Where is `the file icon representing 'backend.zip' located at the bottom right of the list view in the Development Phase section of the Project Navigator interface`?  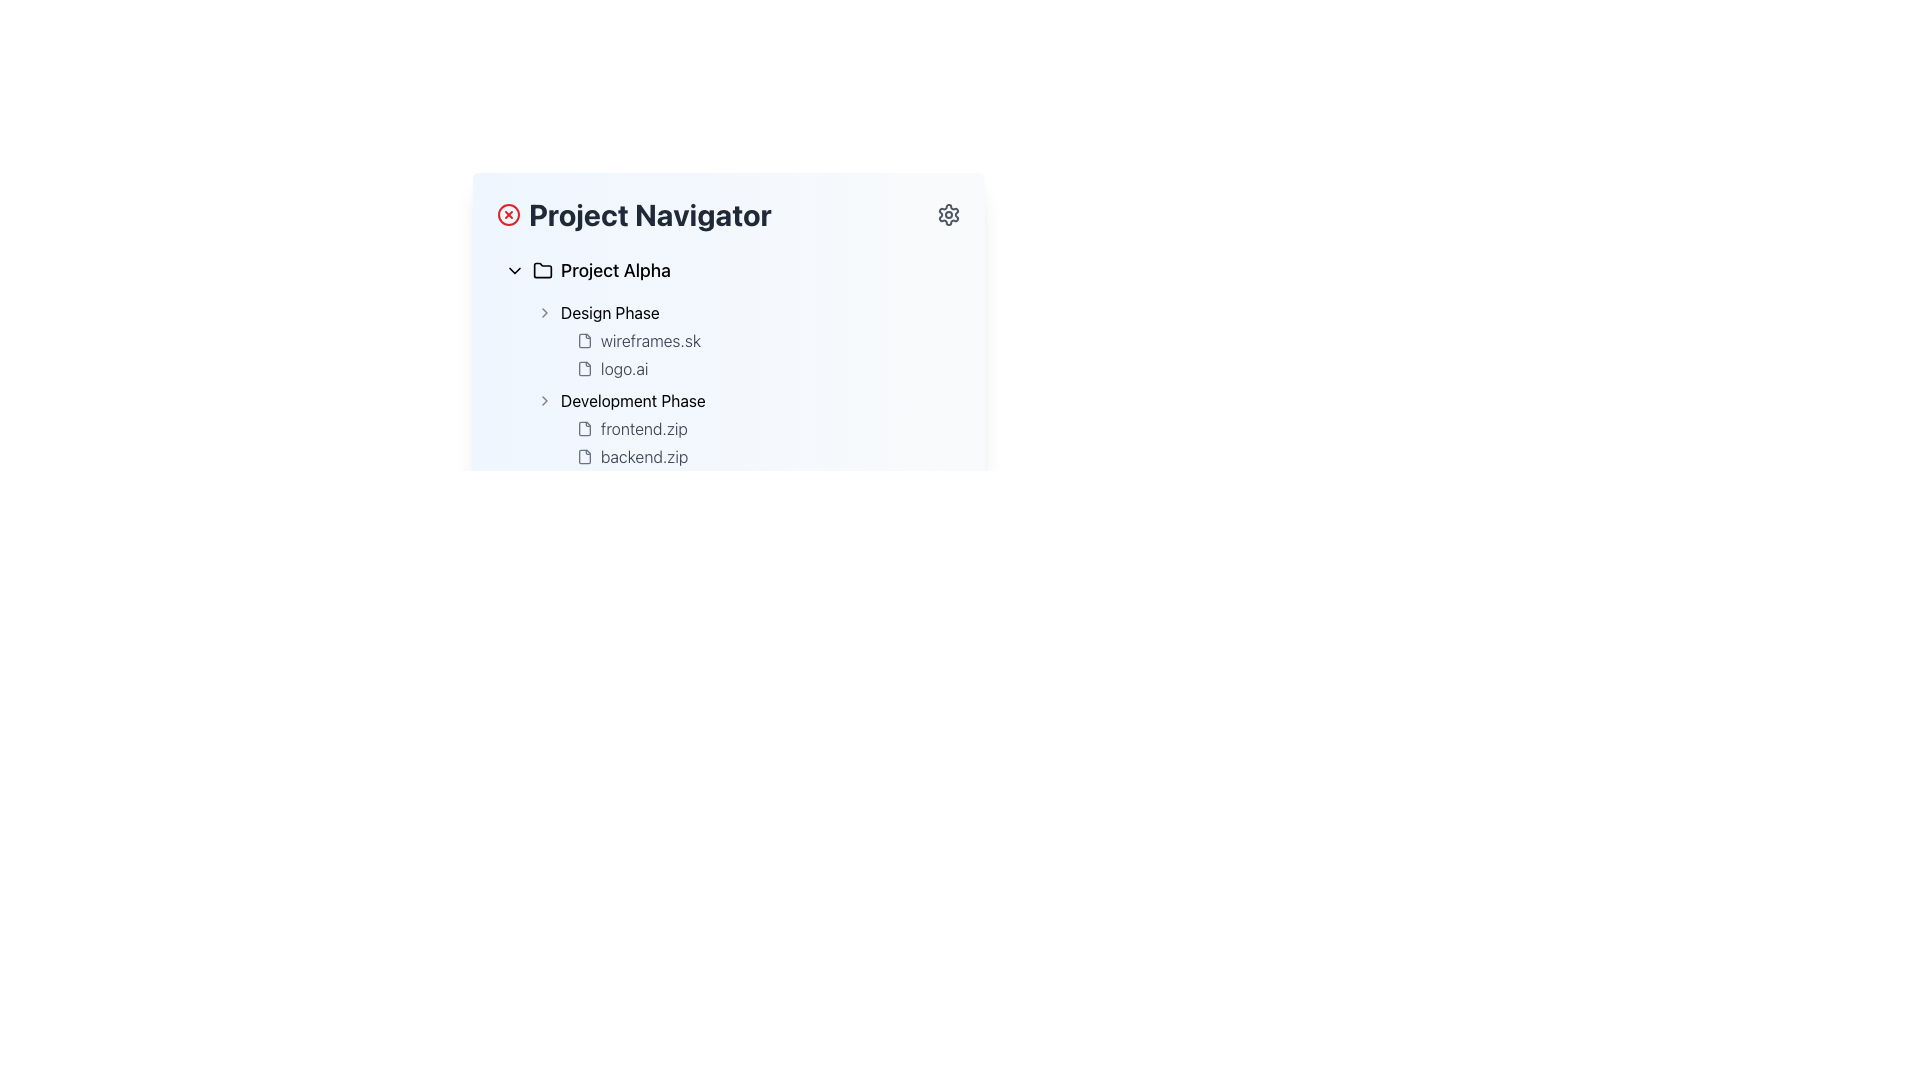
the file icon representing 'backend.zip' located at the bottom right of the list view in the Development Phase section of the Project Navigator interface is located at coordinates (584, 456).